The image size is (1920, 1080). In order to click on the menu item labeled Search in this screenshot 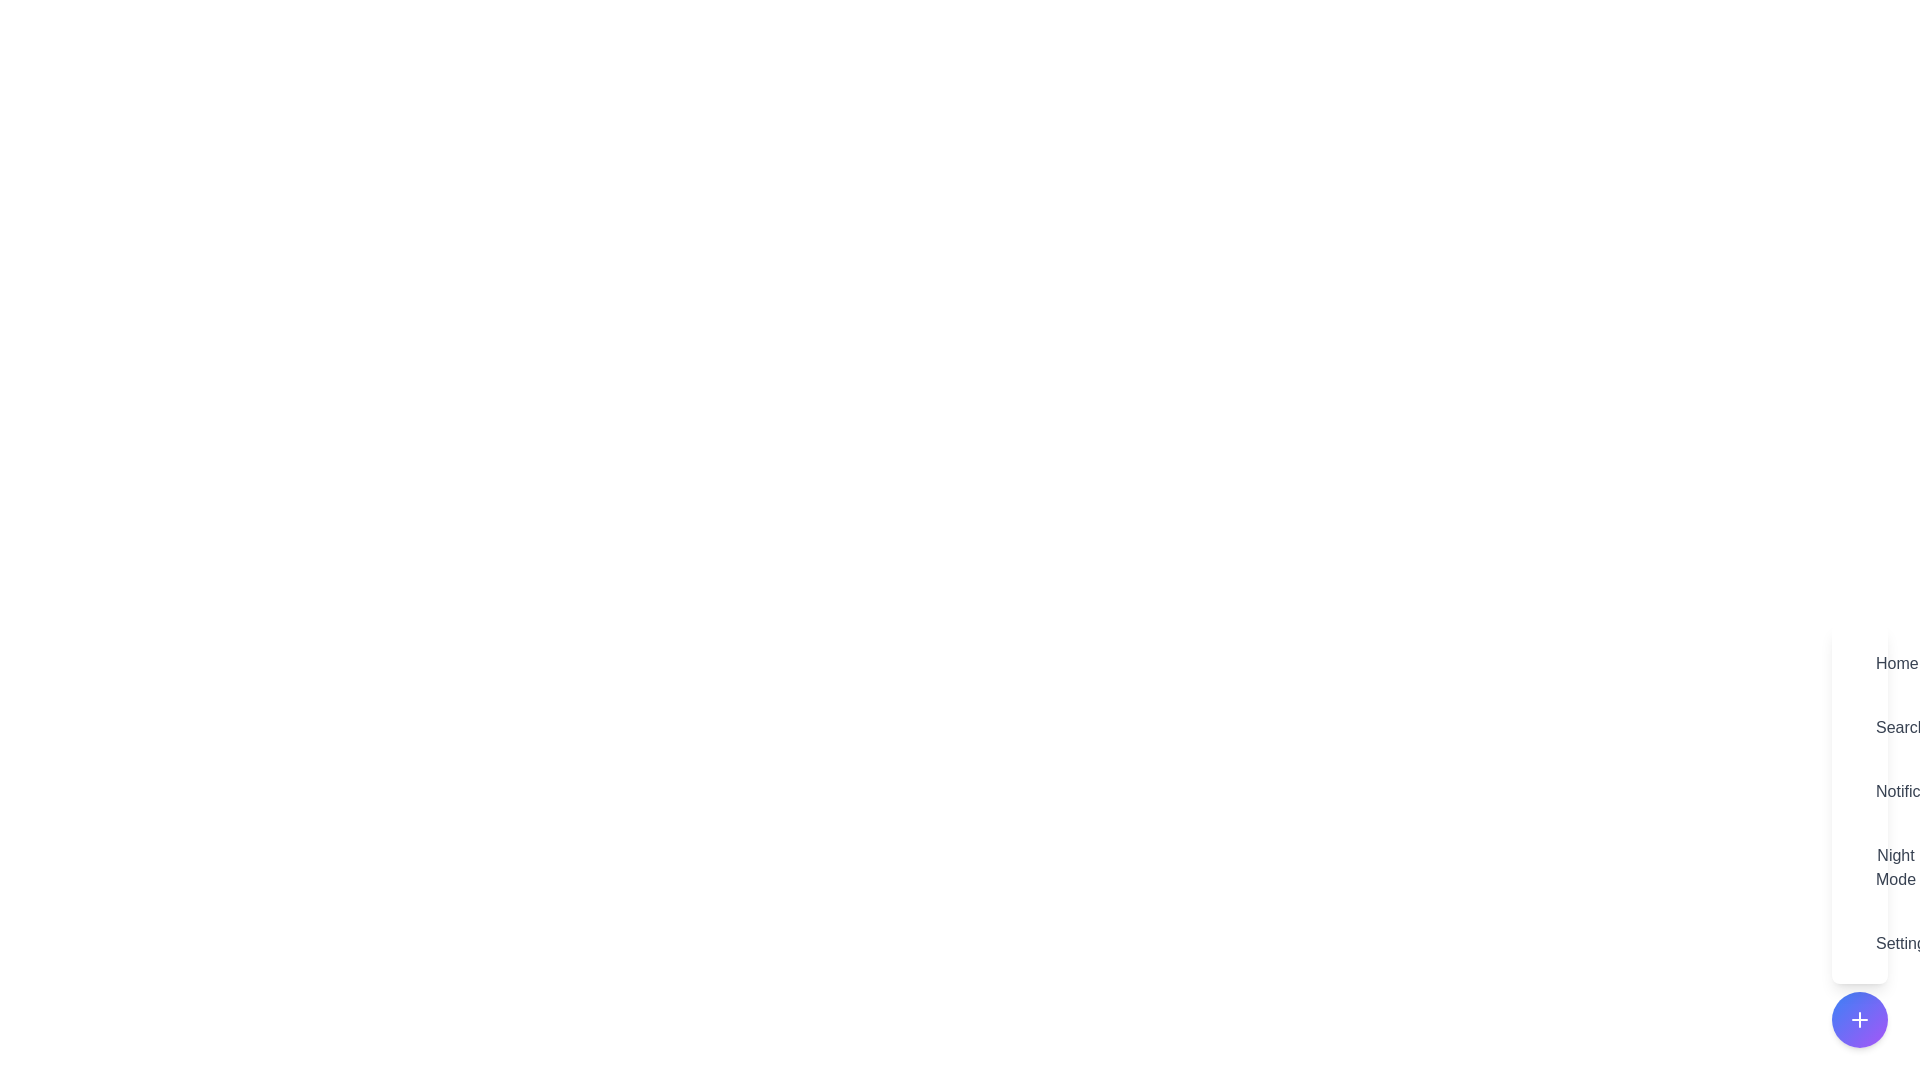, I will do `click(1859, 728)`.